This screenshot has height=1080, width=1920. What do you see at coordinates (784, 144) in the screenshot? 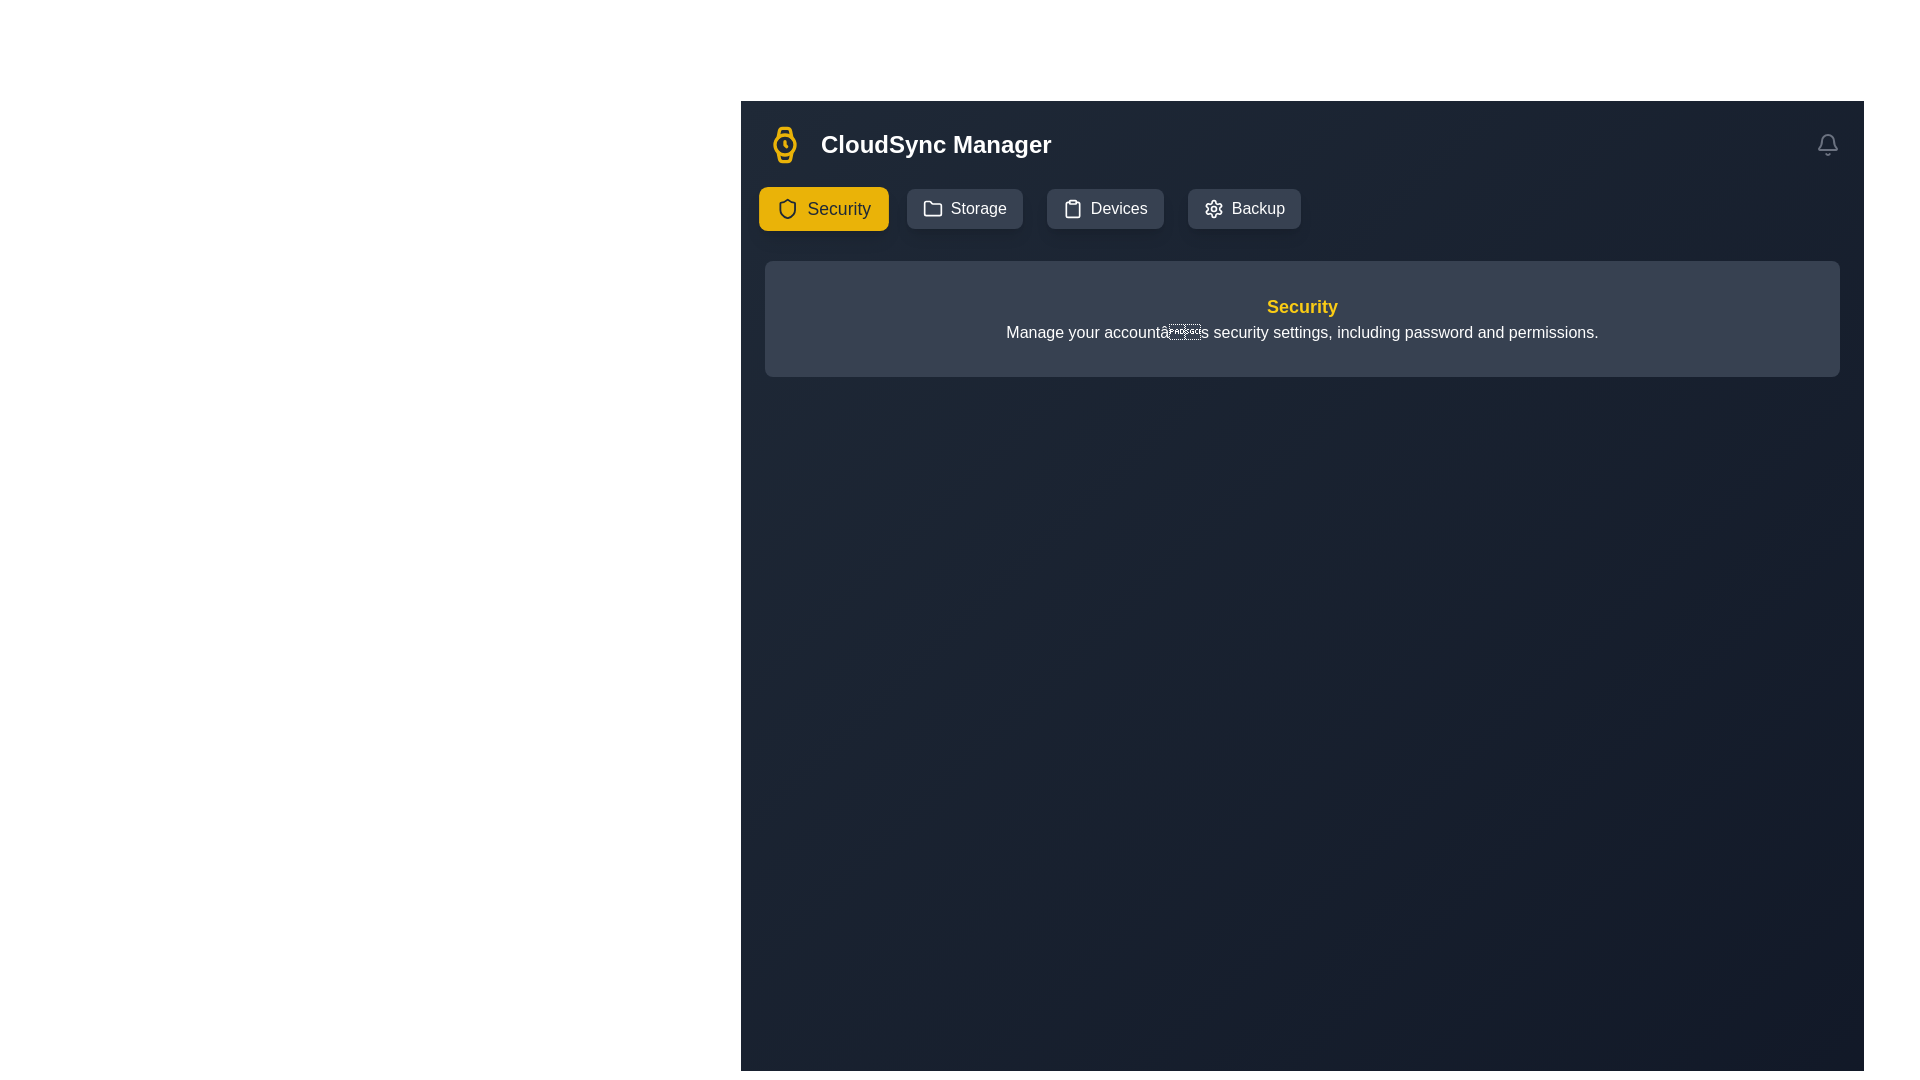
I see `the central circular SVG graphic of the watch icon located near the 'CloudSync Manager' title` at bounding box center [784, 144].